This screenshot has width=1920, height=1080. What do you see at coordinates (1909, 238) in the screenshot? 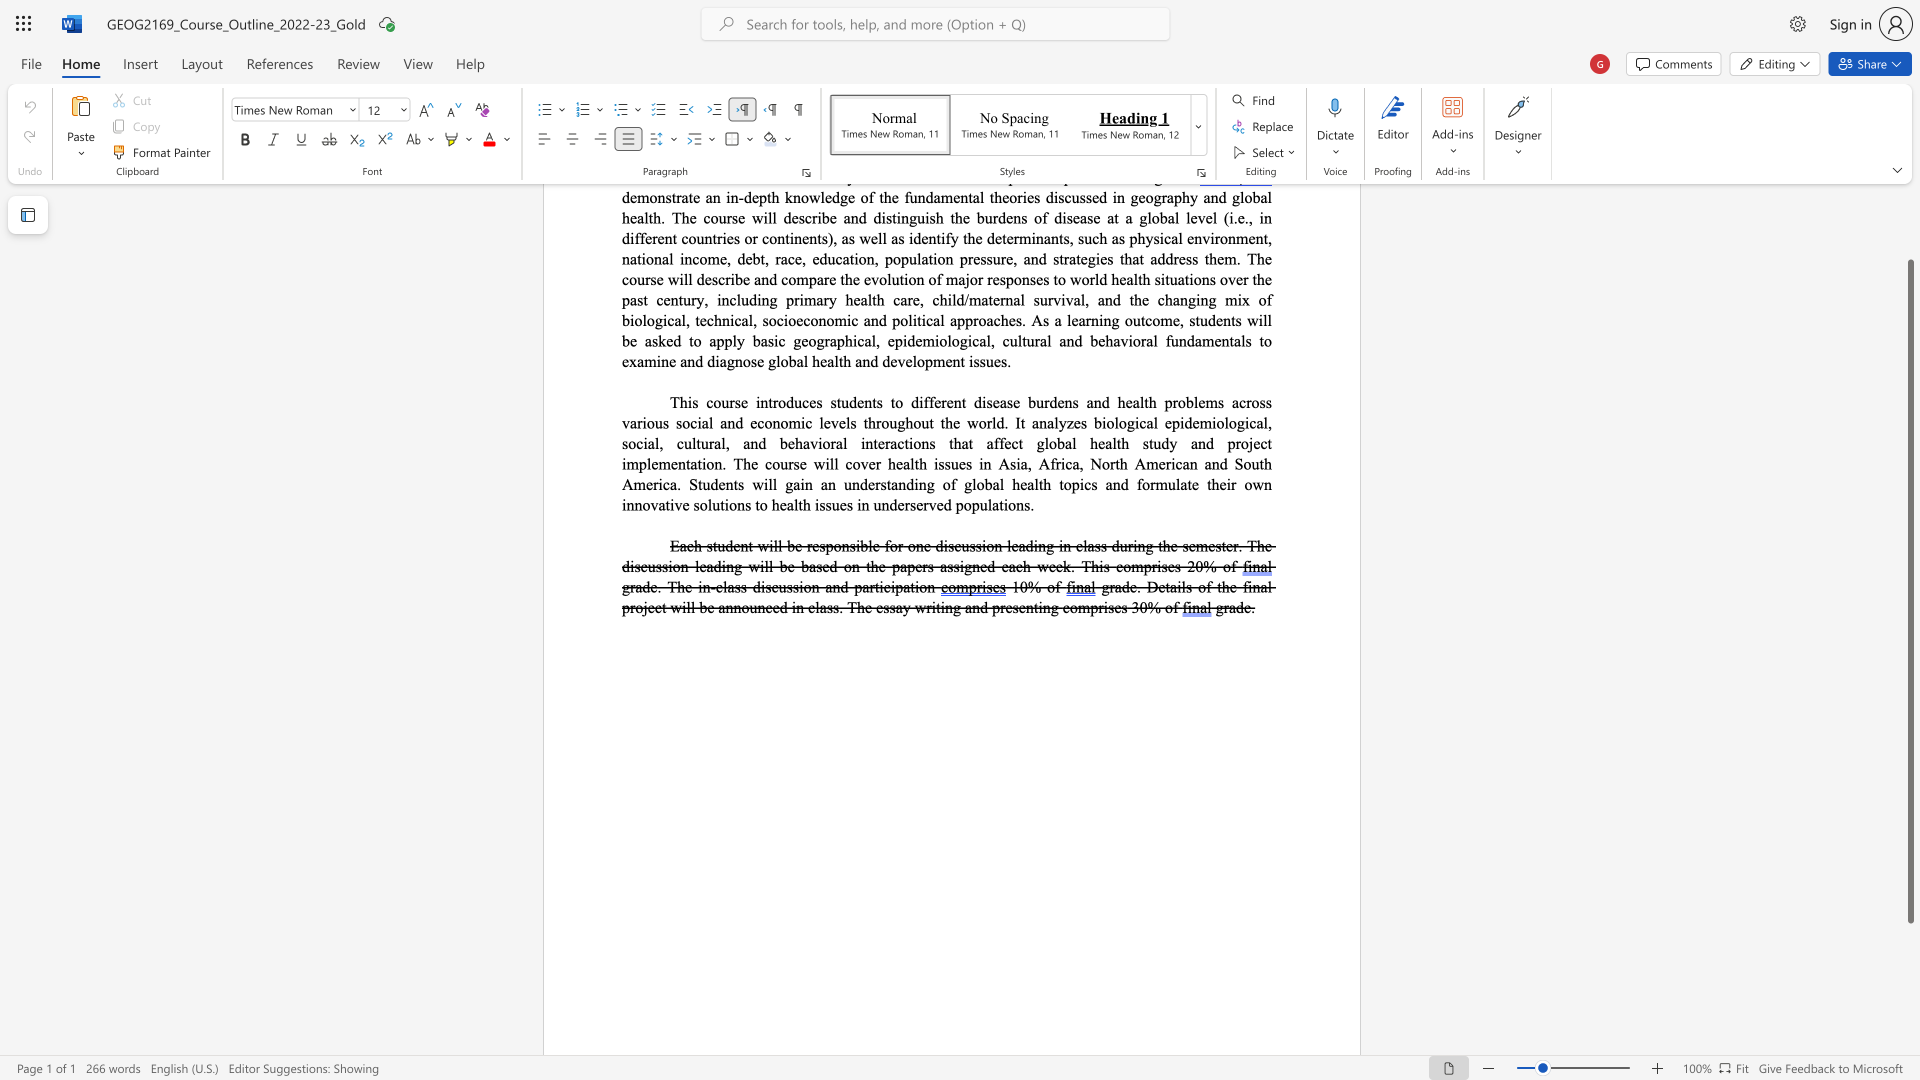
I see `the scrollbar on the side` at bounding box center [1909, 238].